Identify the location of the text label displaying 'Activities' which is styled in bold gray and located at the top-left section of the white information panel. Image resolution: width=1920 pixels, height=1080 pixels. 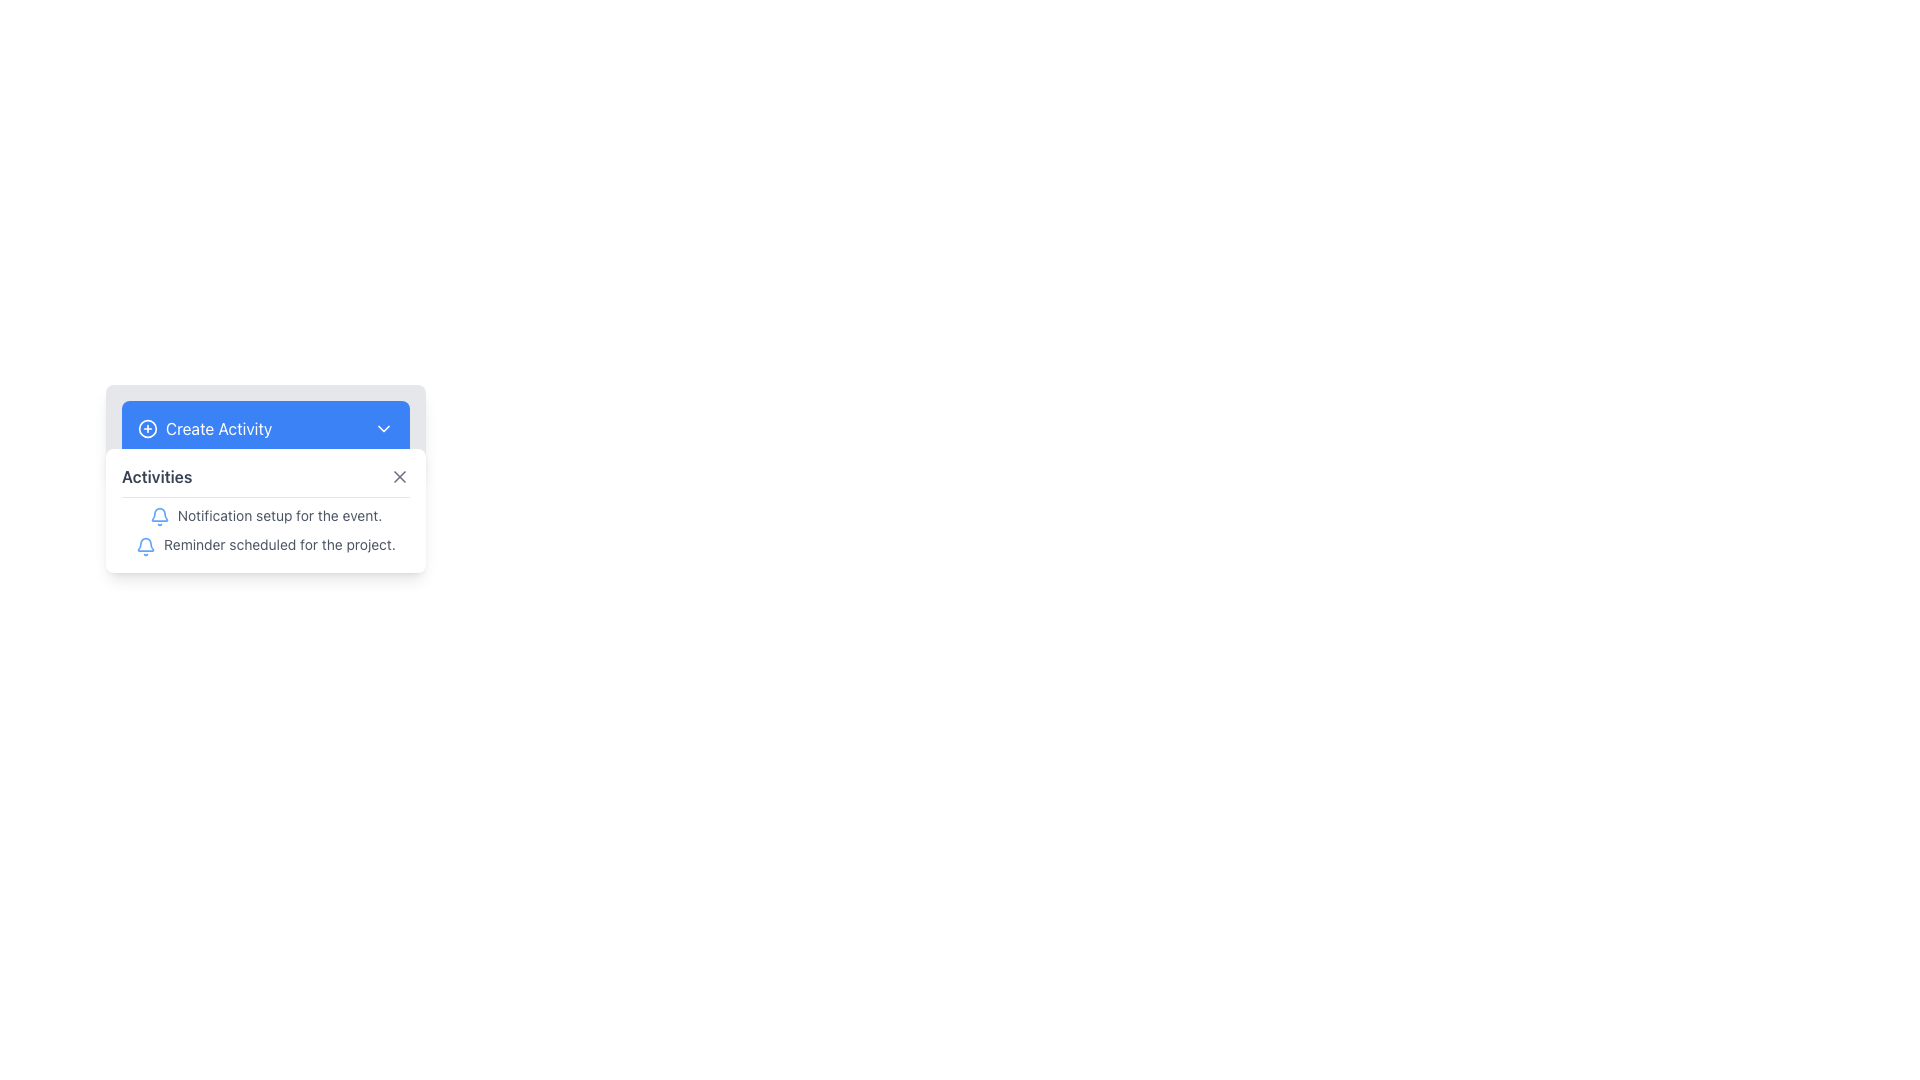
(156, 477).